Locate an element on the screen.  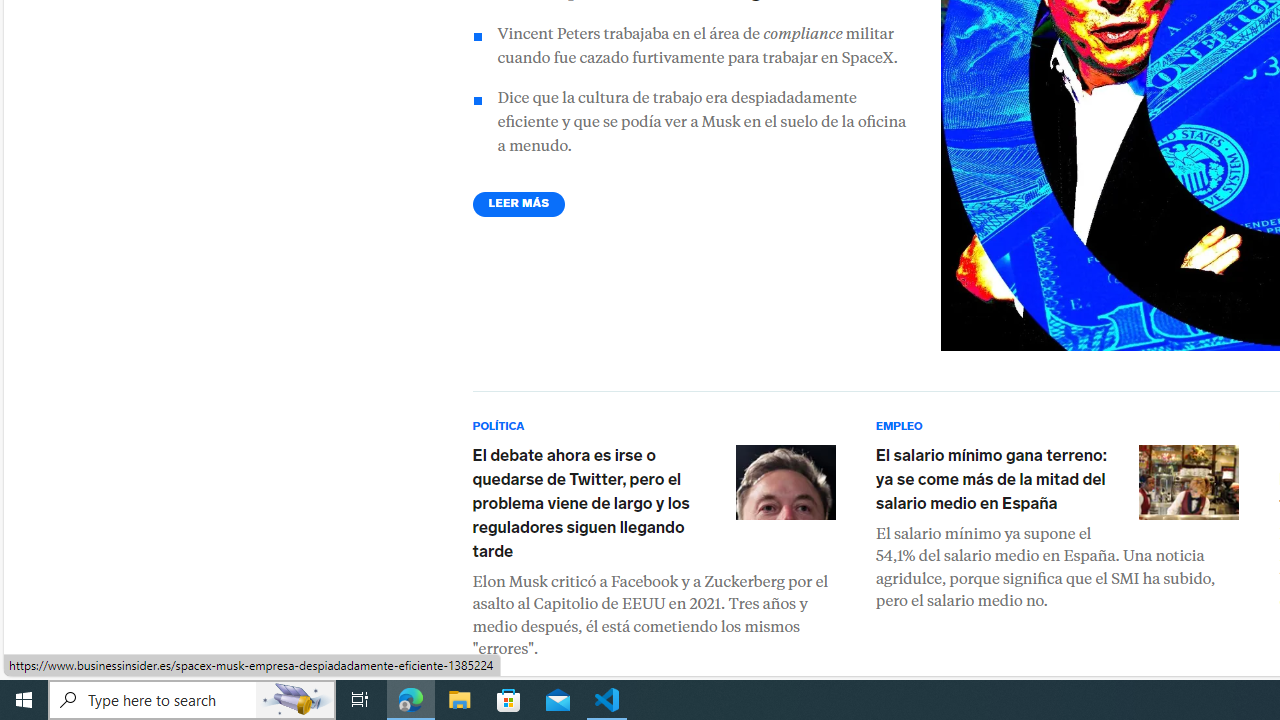
'Elon Musk' is located at coordinates (784, 482).